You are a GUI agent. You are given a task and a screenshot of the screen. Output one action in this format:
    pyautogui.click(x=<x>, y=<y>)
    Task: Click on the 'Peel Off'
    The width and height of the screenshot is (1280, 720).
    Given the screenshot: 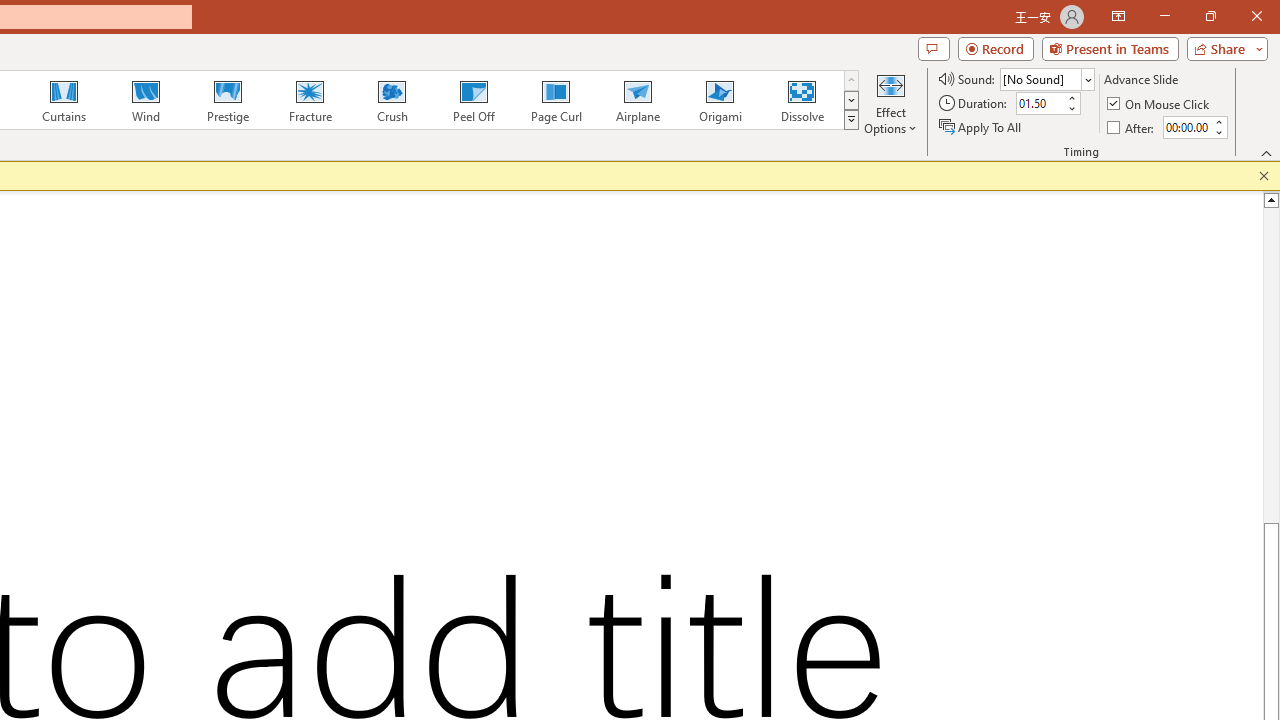 What is the action you would take?
    pyautogui.click(x=472, y=100)
    